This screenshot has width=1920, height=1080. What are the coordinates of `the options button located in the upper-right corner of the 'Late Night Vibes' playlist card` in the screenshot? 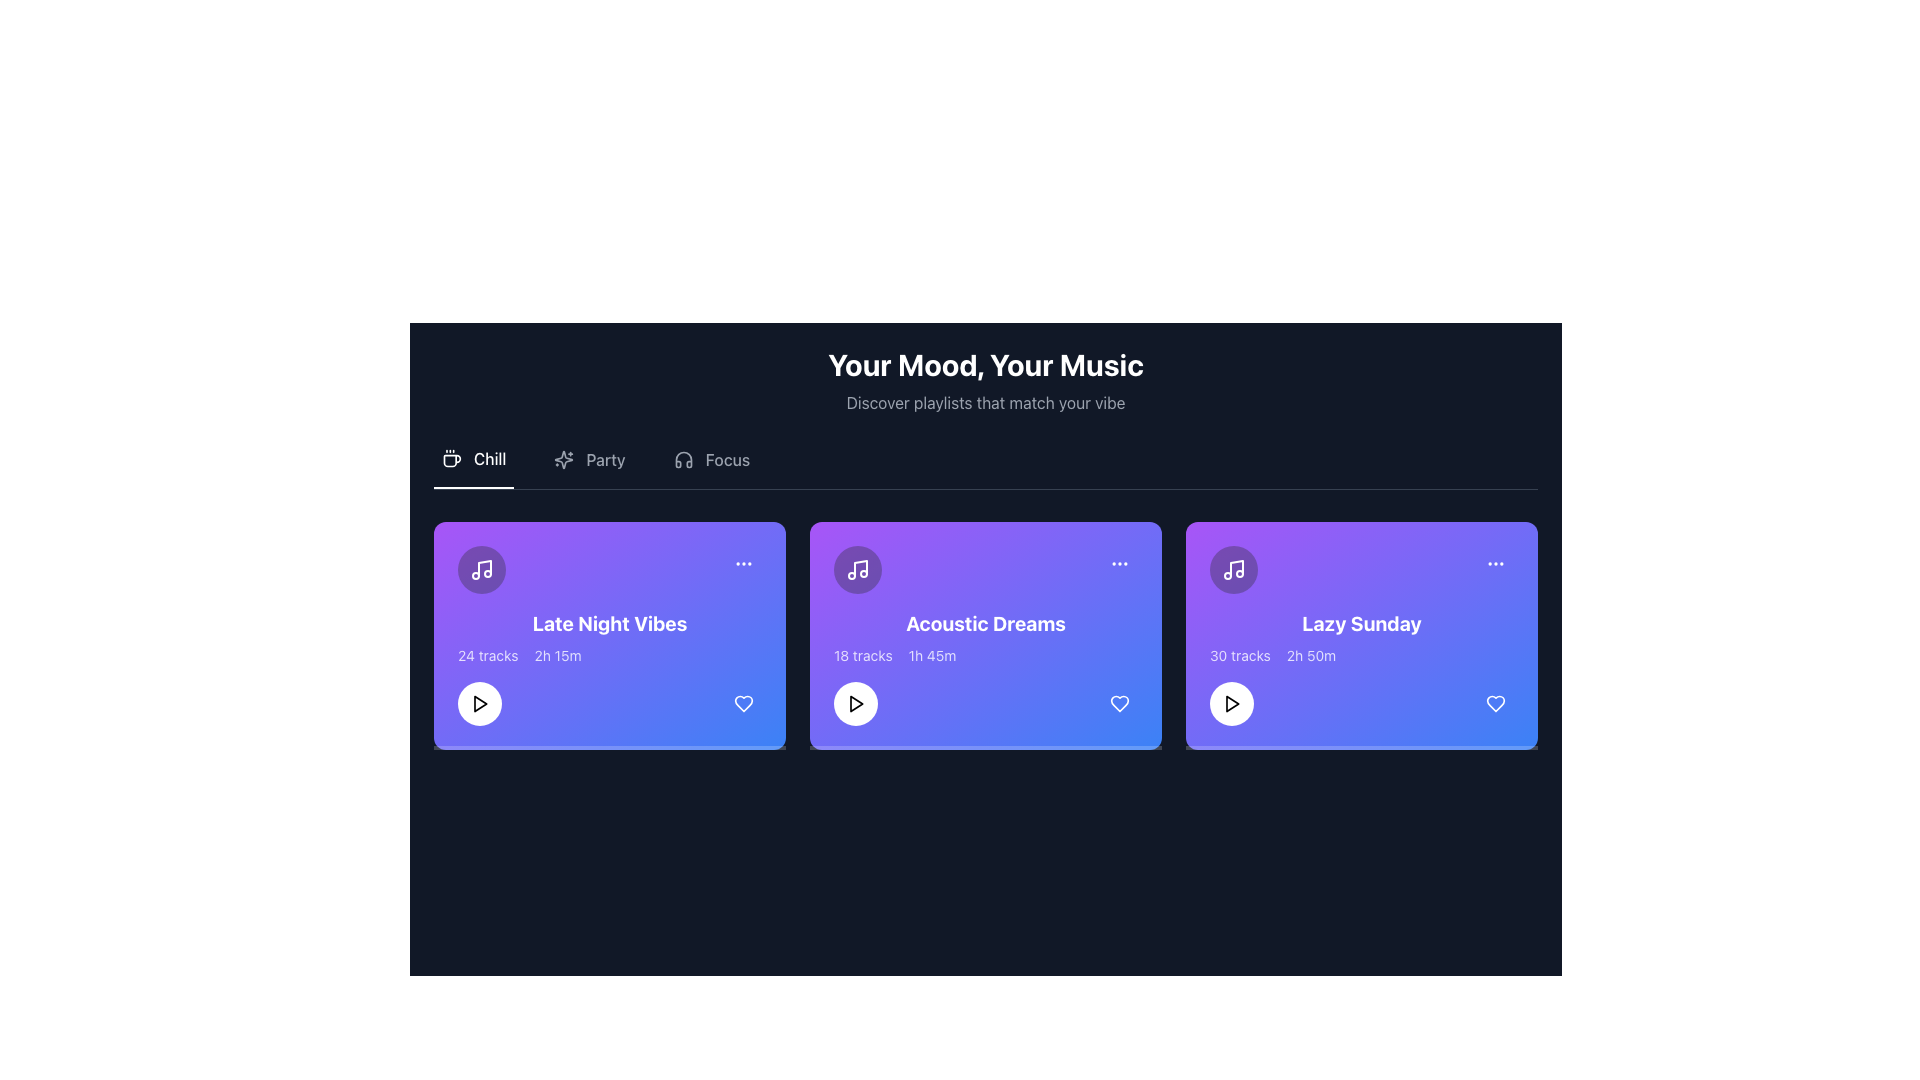 It's located at (743, 563).